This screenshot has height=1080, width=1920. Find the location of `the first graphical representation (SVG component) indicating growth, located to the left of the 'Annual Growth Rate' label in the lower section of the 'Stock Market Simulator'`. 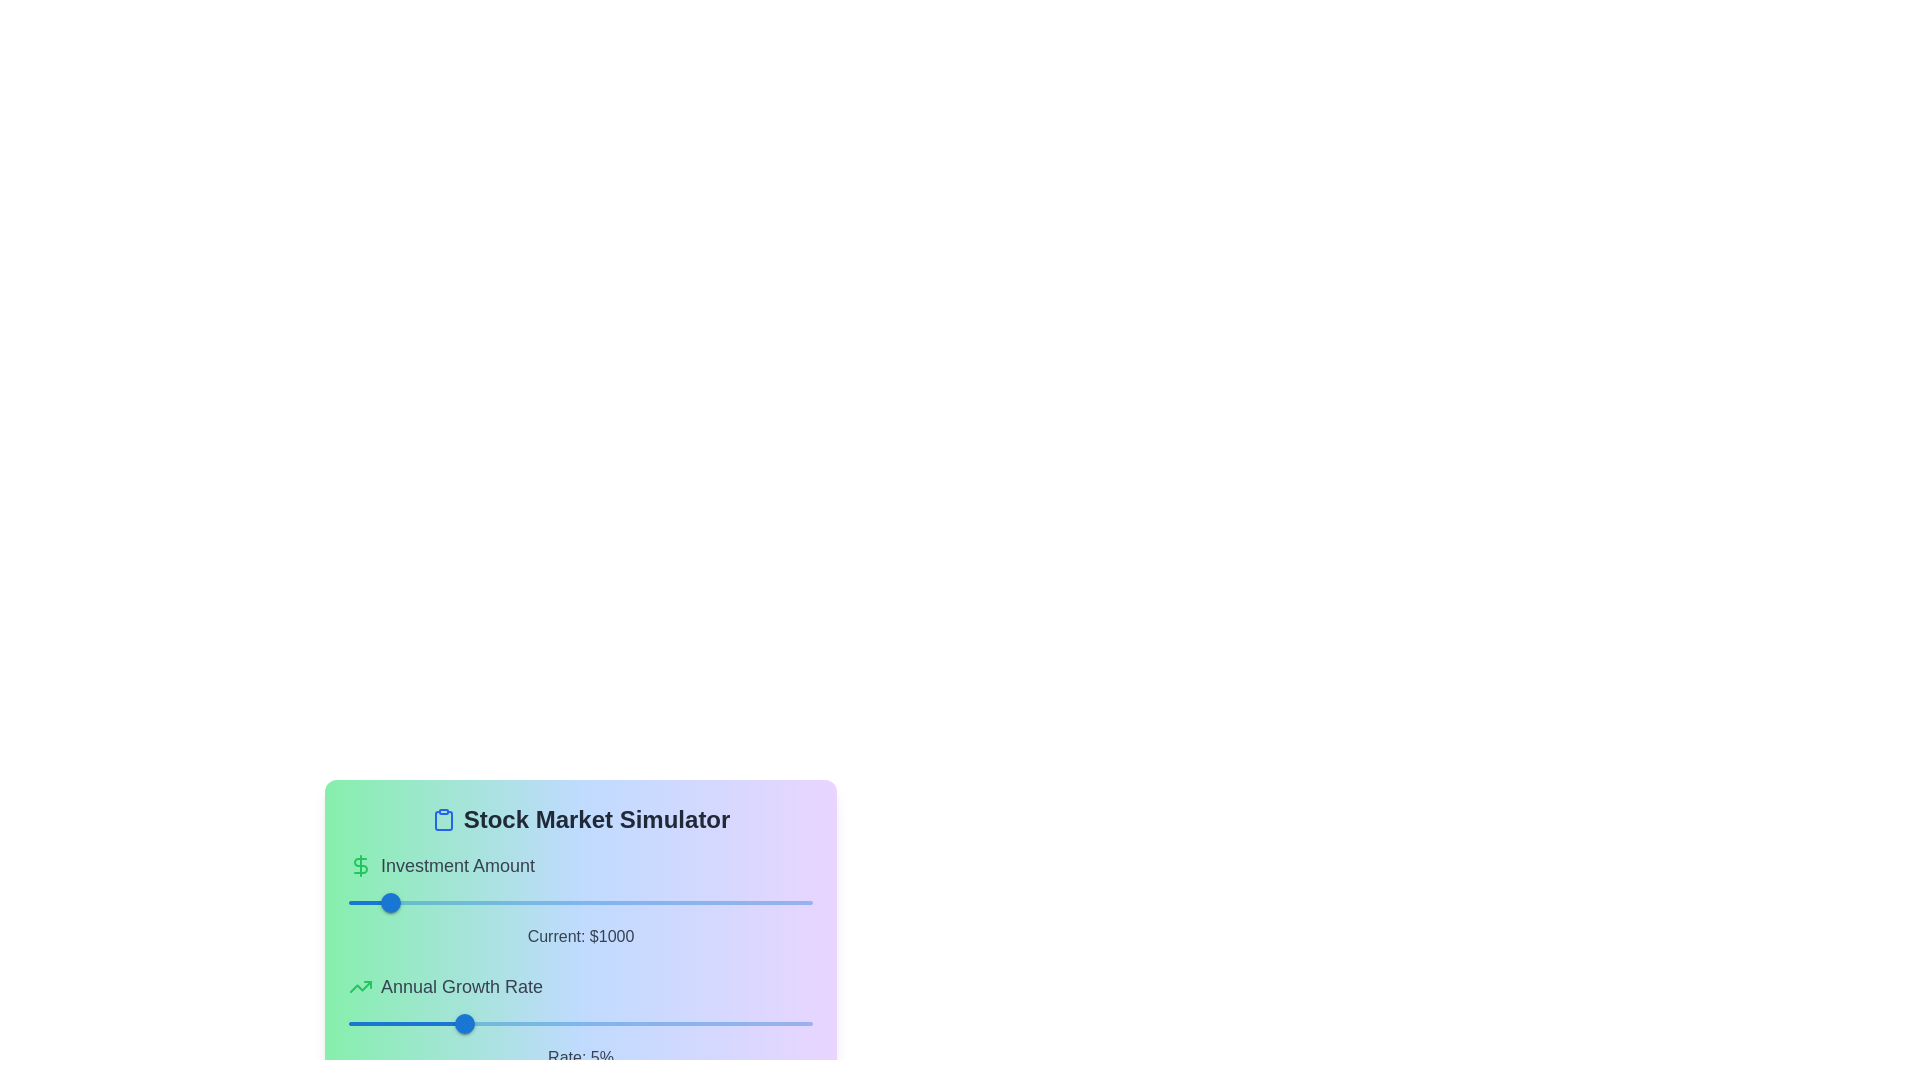

the first graphical representation (SVG component) indicating growth, located to the left of the 'Annual Growth Rate' label in the lower section of the 'Stock Market Simulator' is located at coordinates (360, 986).